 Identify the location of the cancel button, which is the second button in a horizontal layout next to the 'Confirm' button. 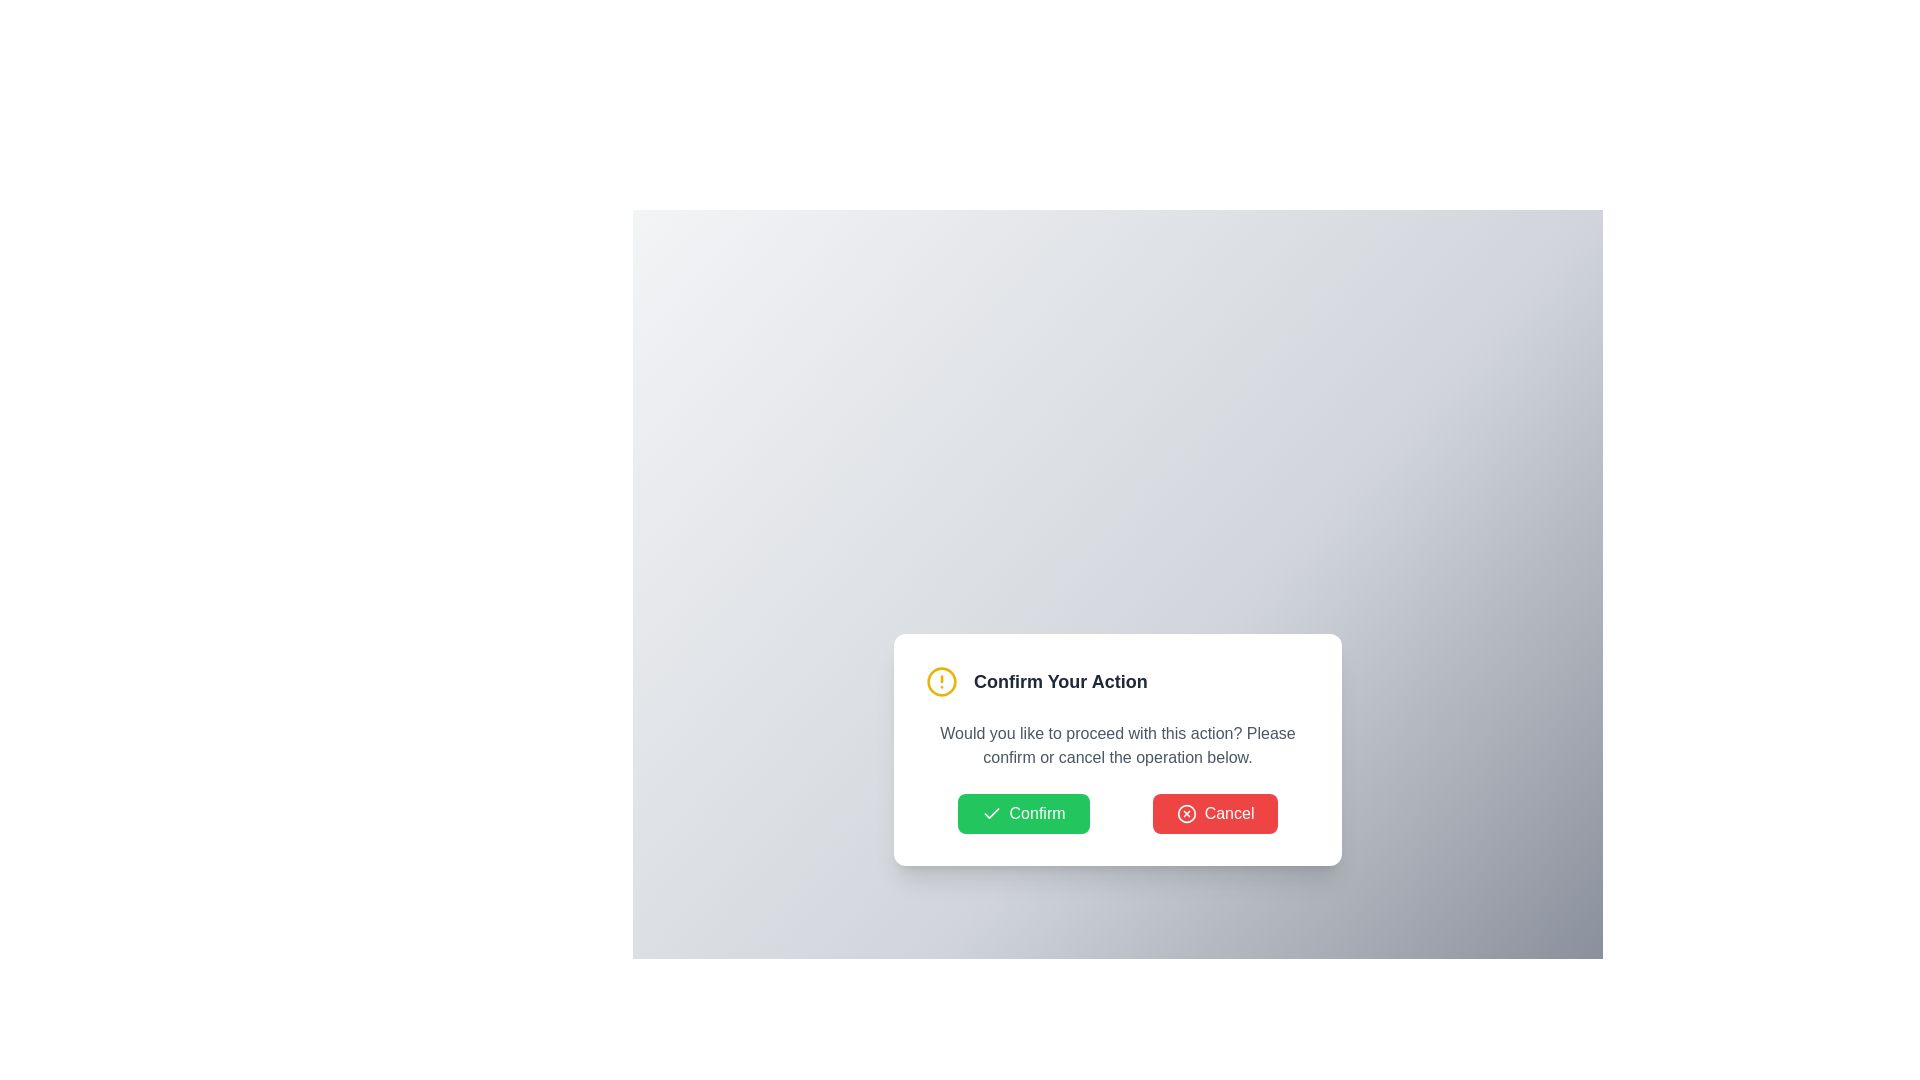
(1214, 813).